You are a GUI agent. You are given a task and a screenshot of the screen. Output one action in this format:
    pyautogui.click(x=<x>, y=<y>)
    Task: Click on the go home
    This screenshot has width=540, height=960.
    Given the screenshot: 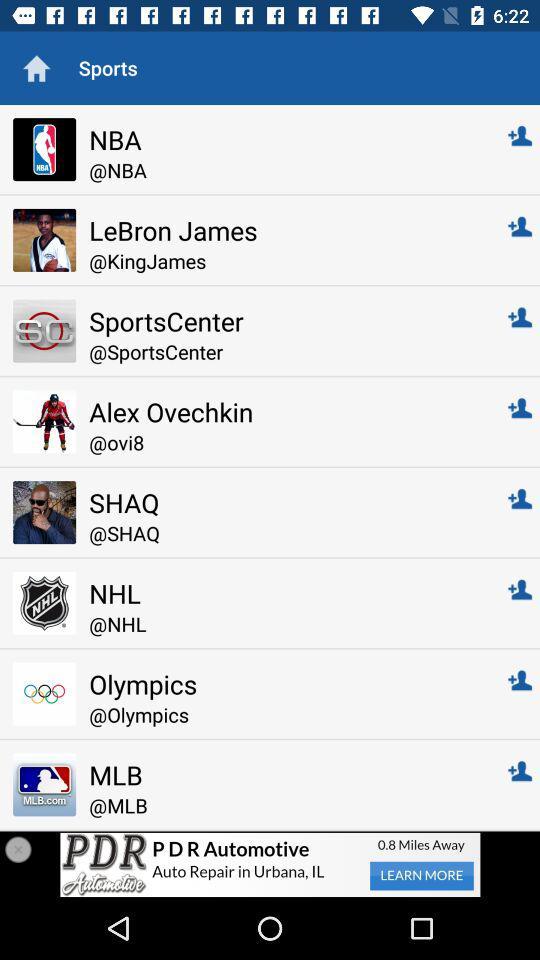 What is the action you would take?
    pyautogui.click(x=36, y=68)
    